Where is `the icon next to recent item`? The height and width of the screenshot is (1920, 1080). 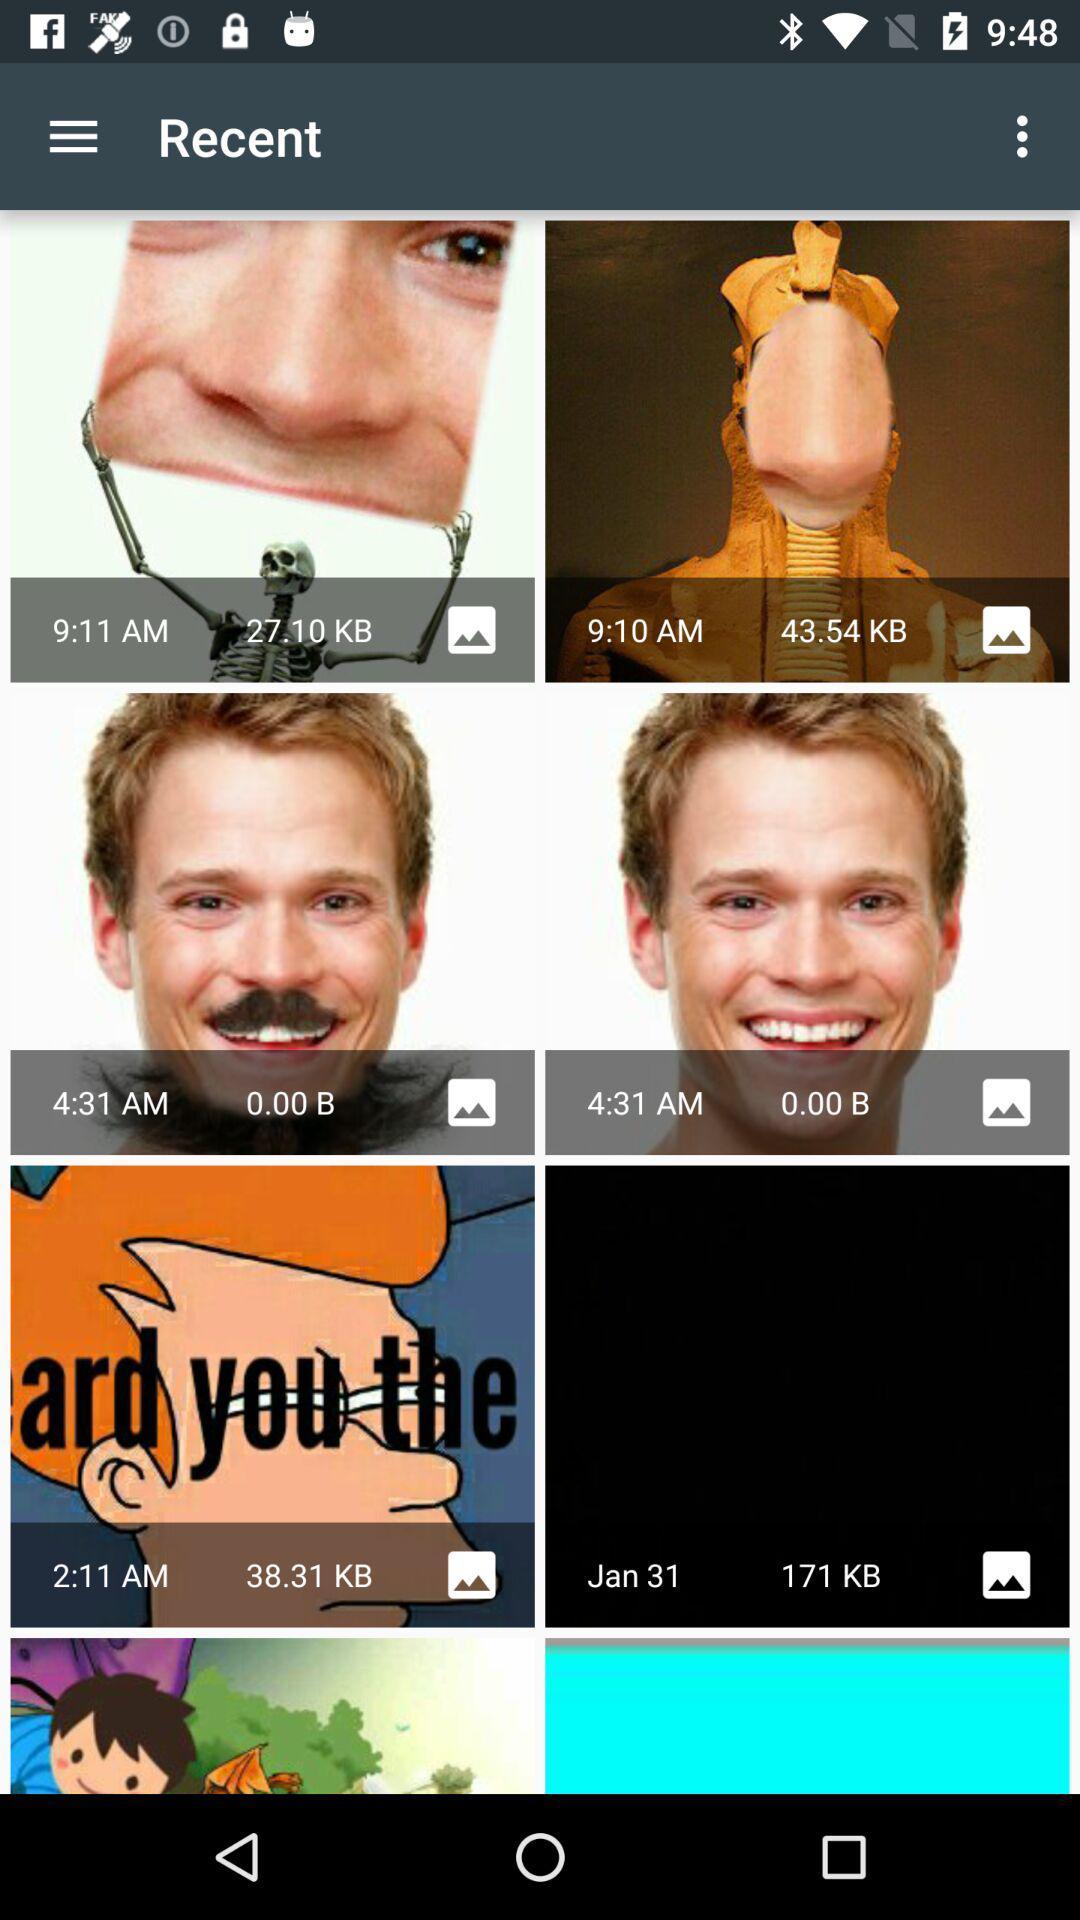
the icon next to recent item is located at coordinates (72, 135).